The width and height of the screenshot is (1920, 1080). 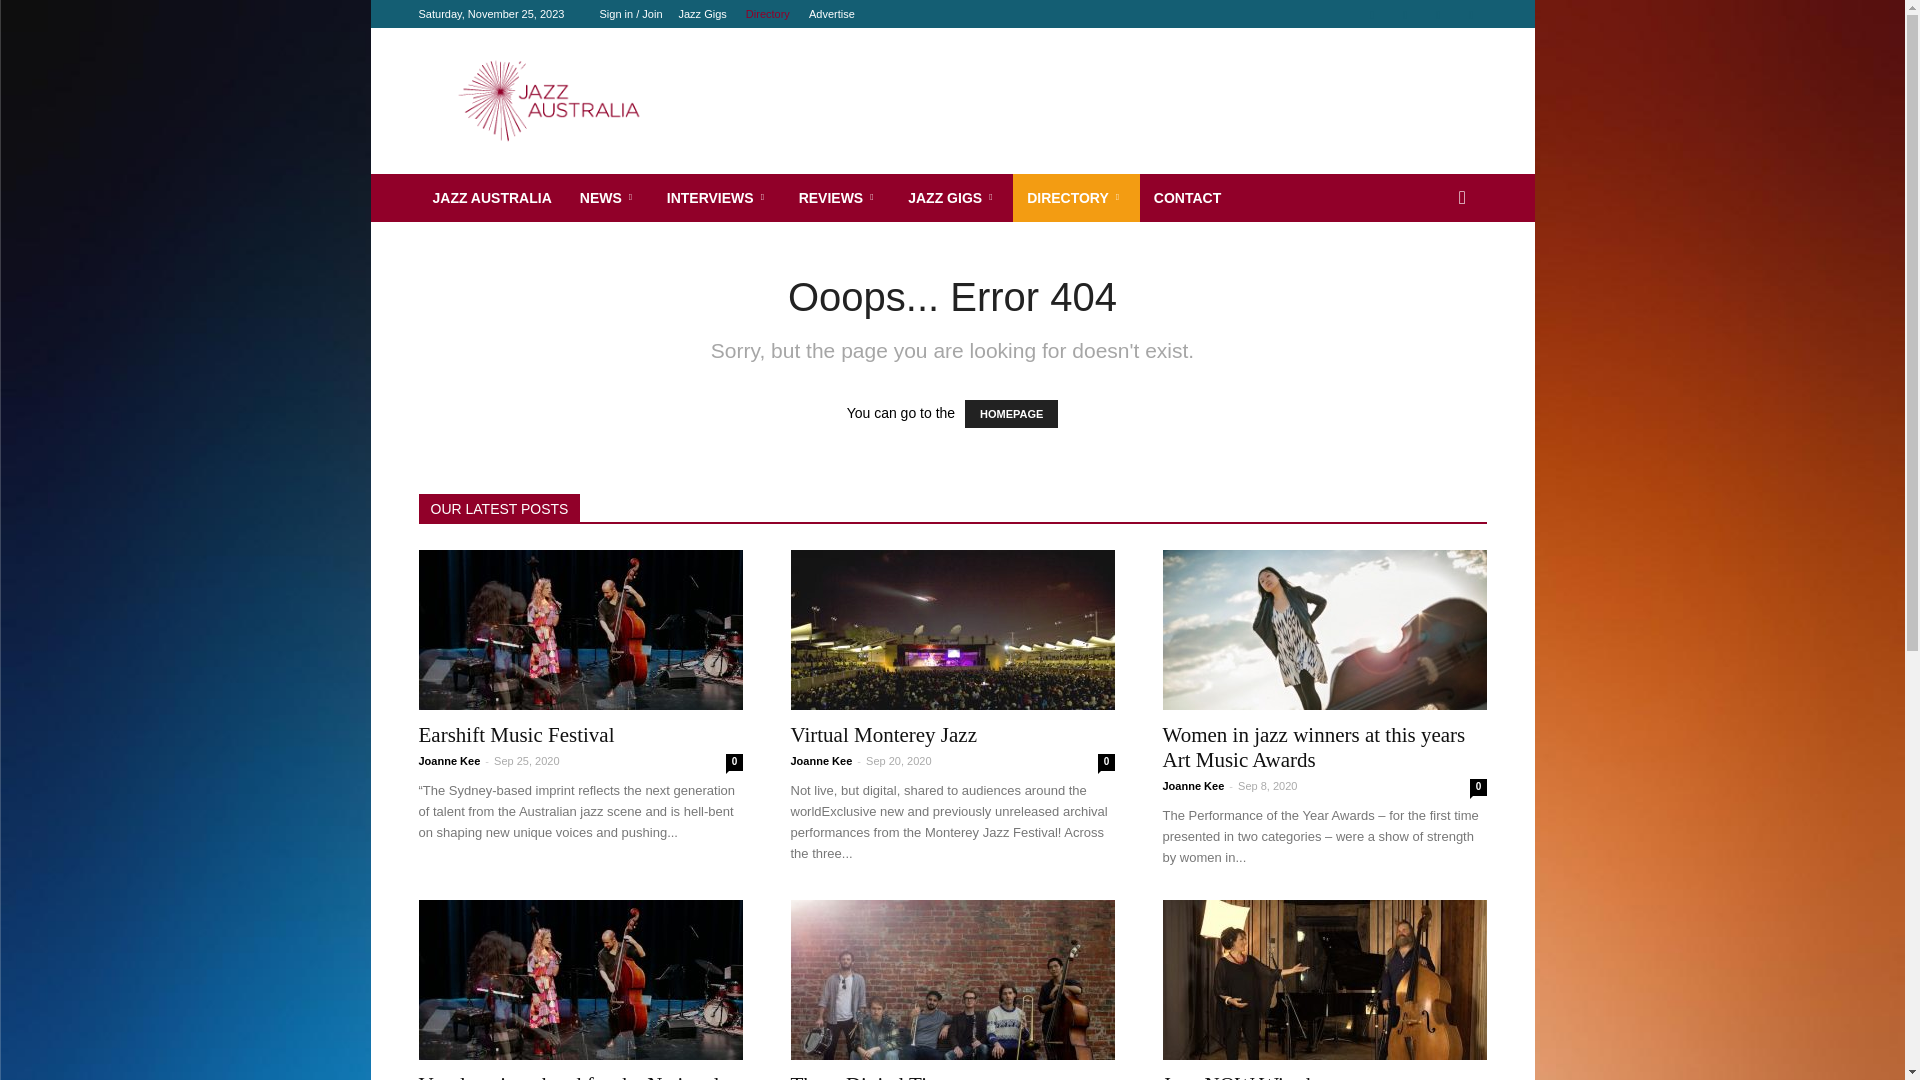 I want to click on 'NEWS', so click(x=608, y=197).